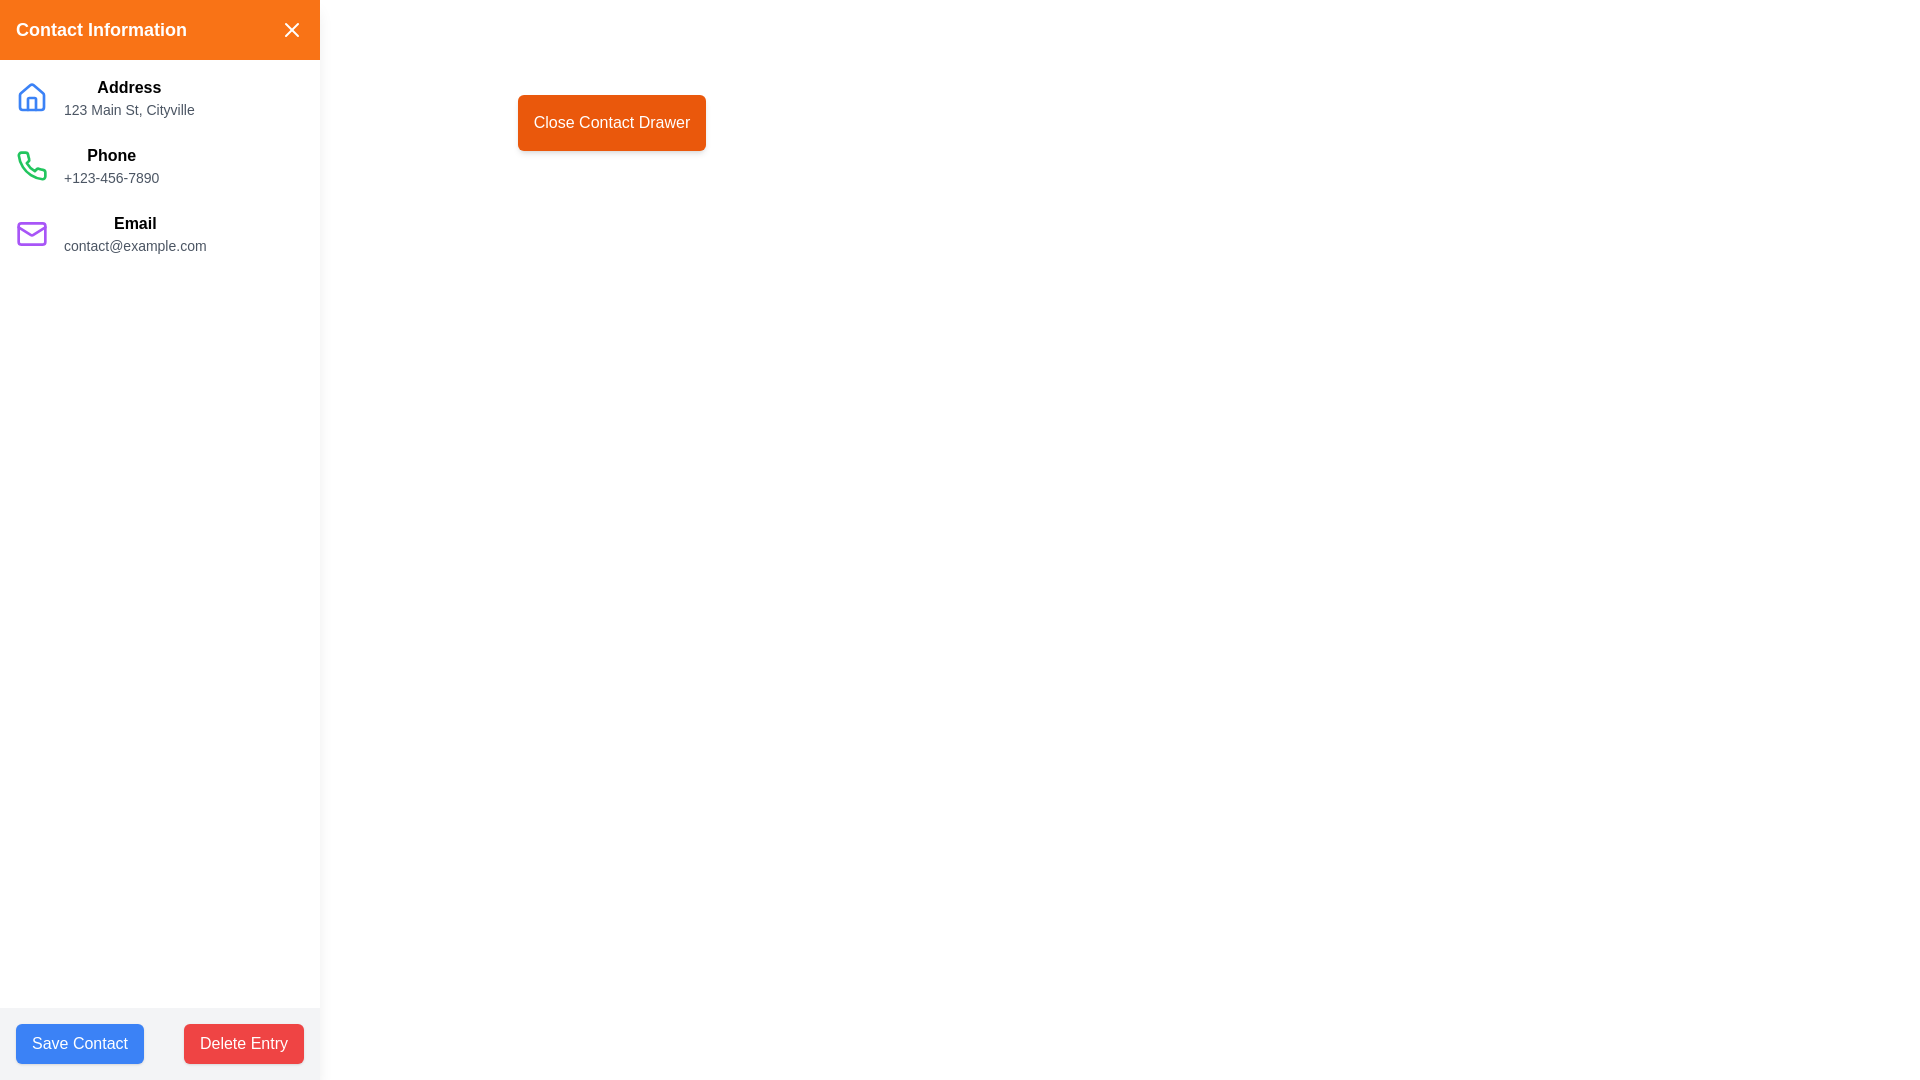 This screenshot has height=1080, width=1920. What do you see at coordinates (128, 87) in the screenshot?
I see `the bold 'Address' text label located at the top of the contact information panel, which is aligned to the left and visually distinct from the address details below it` at bounding box center [128, 87].